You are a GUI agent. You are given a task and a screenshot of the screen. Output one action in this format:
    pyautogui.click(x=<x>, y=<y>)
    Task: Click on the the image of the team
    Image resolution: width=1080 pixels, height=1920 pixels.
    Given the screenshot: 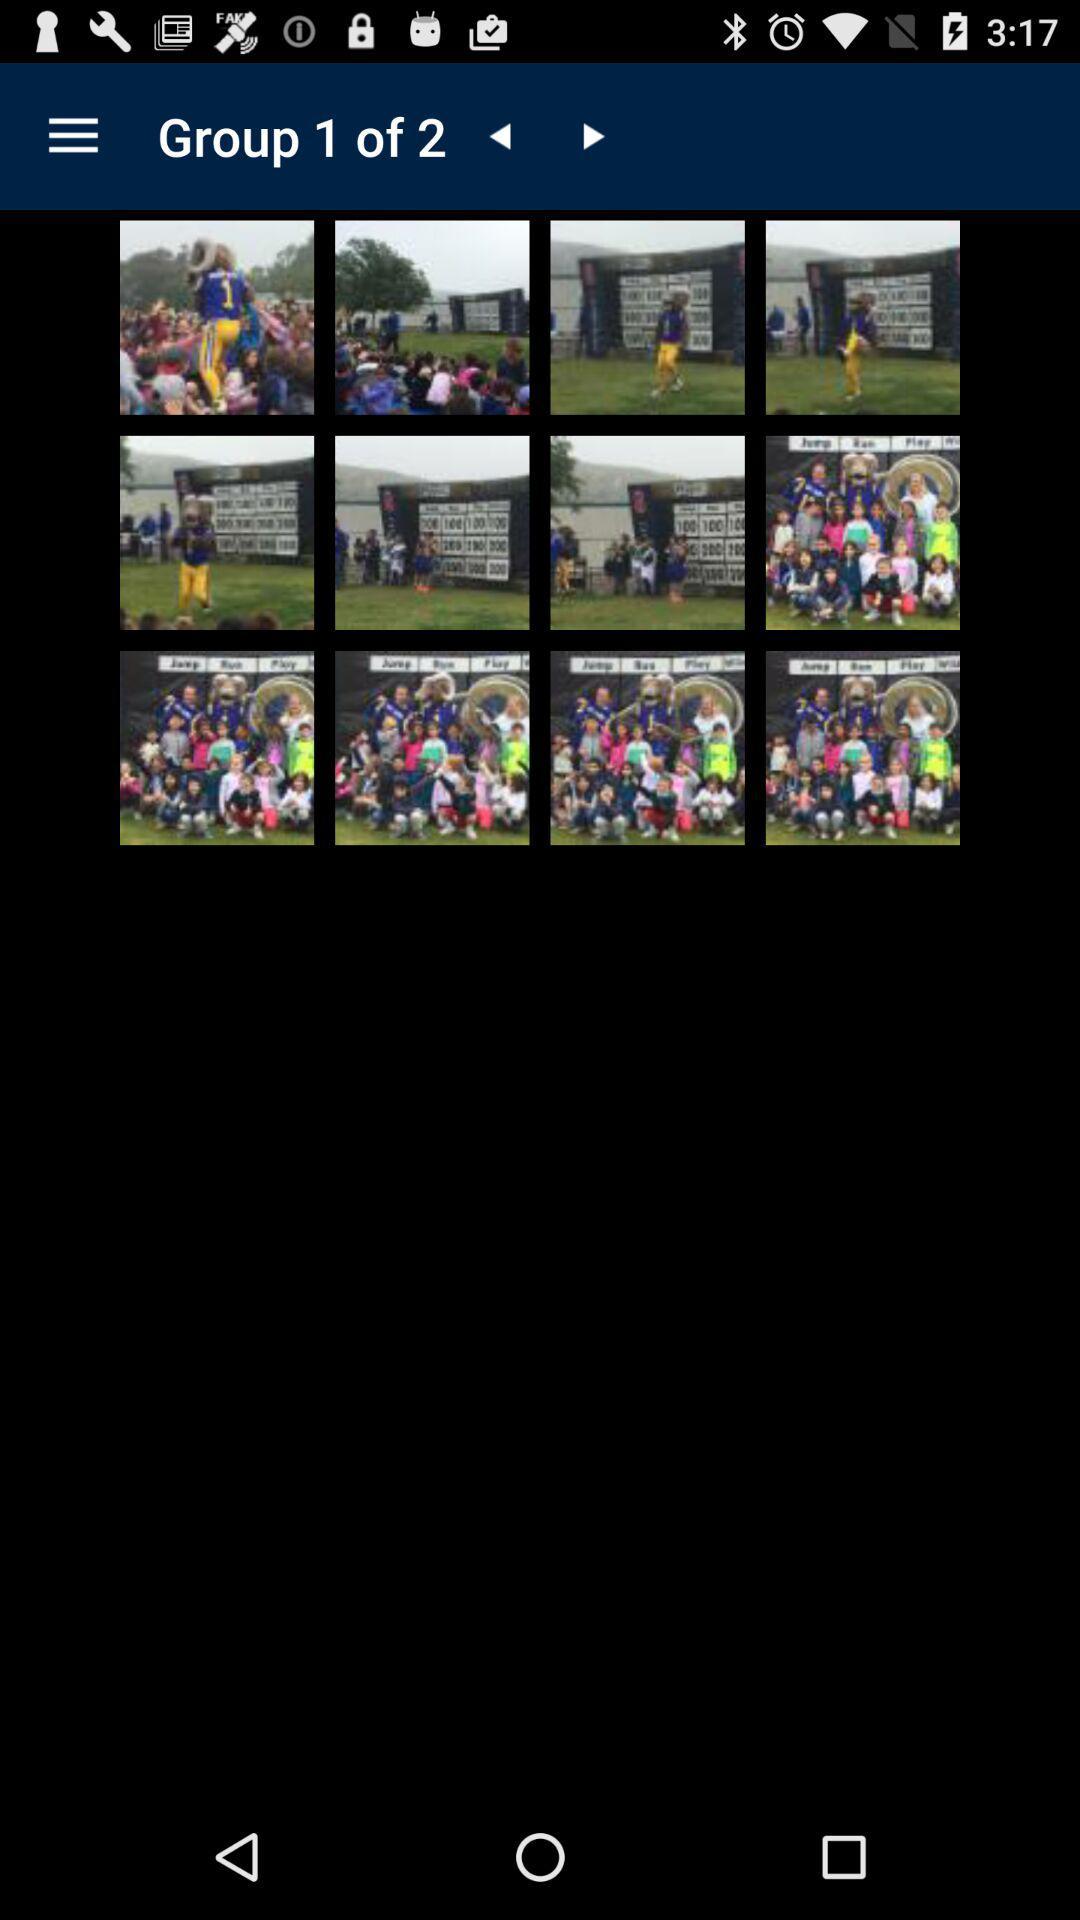 What is the action you would take?
    pyautogui.click(x=861, y=532)
    